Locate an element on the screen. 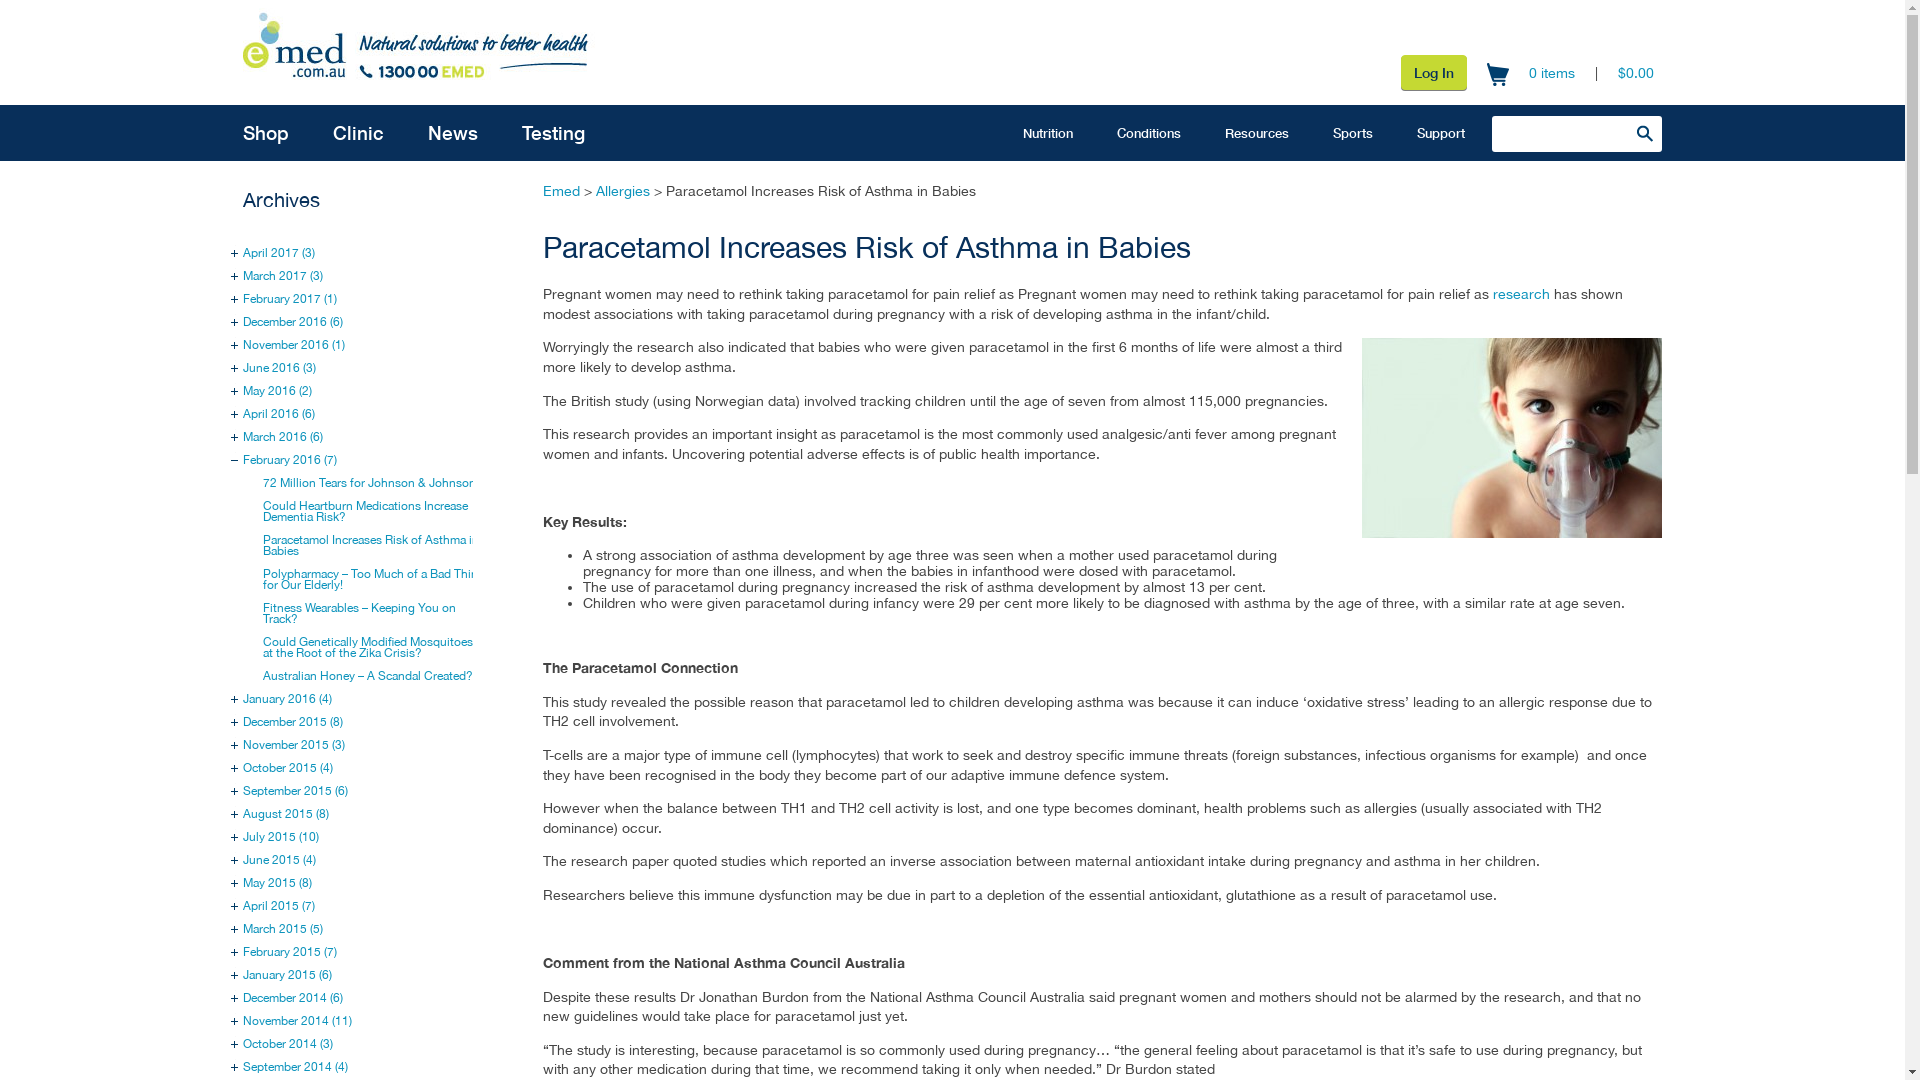 This screenshot has height=1080, width=1920. 'December 2015 (8)' is located at coordinates (291, 721).